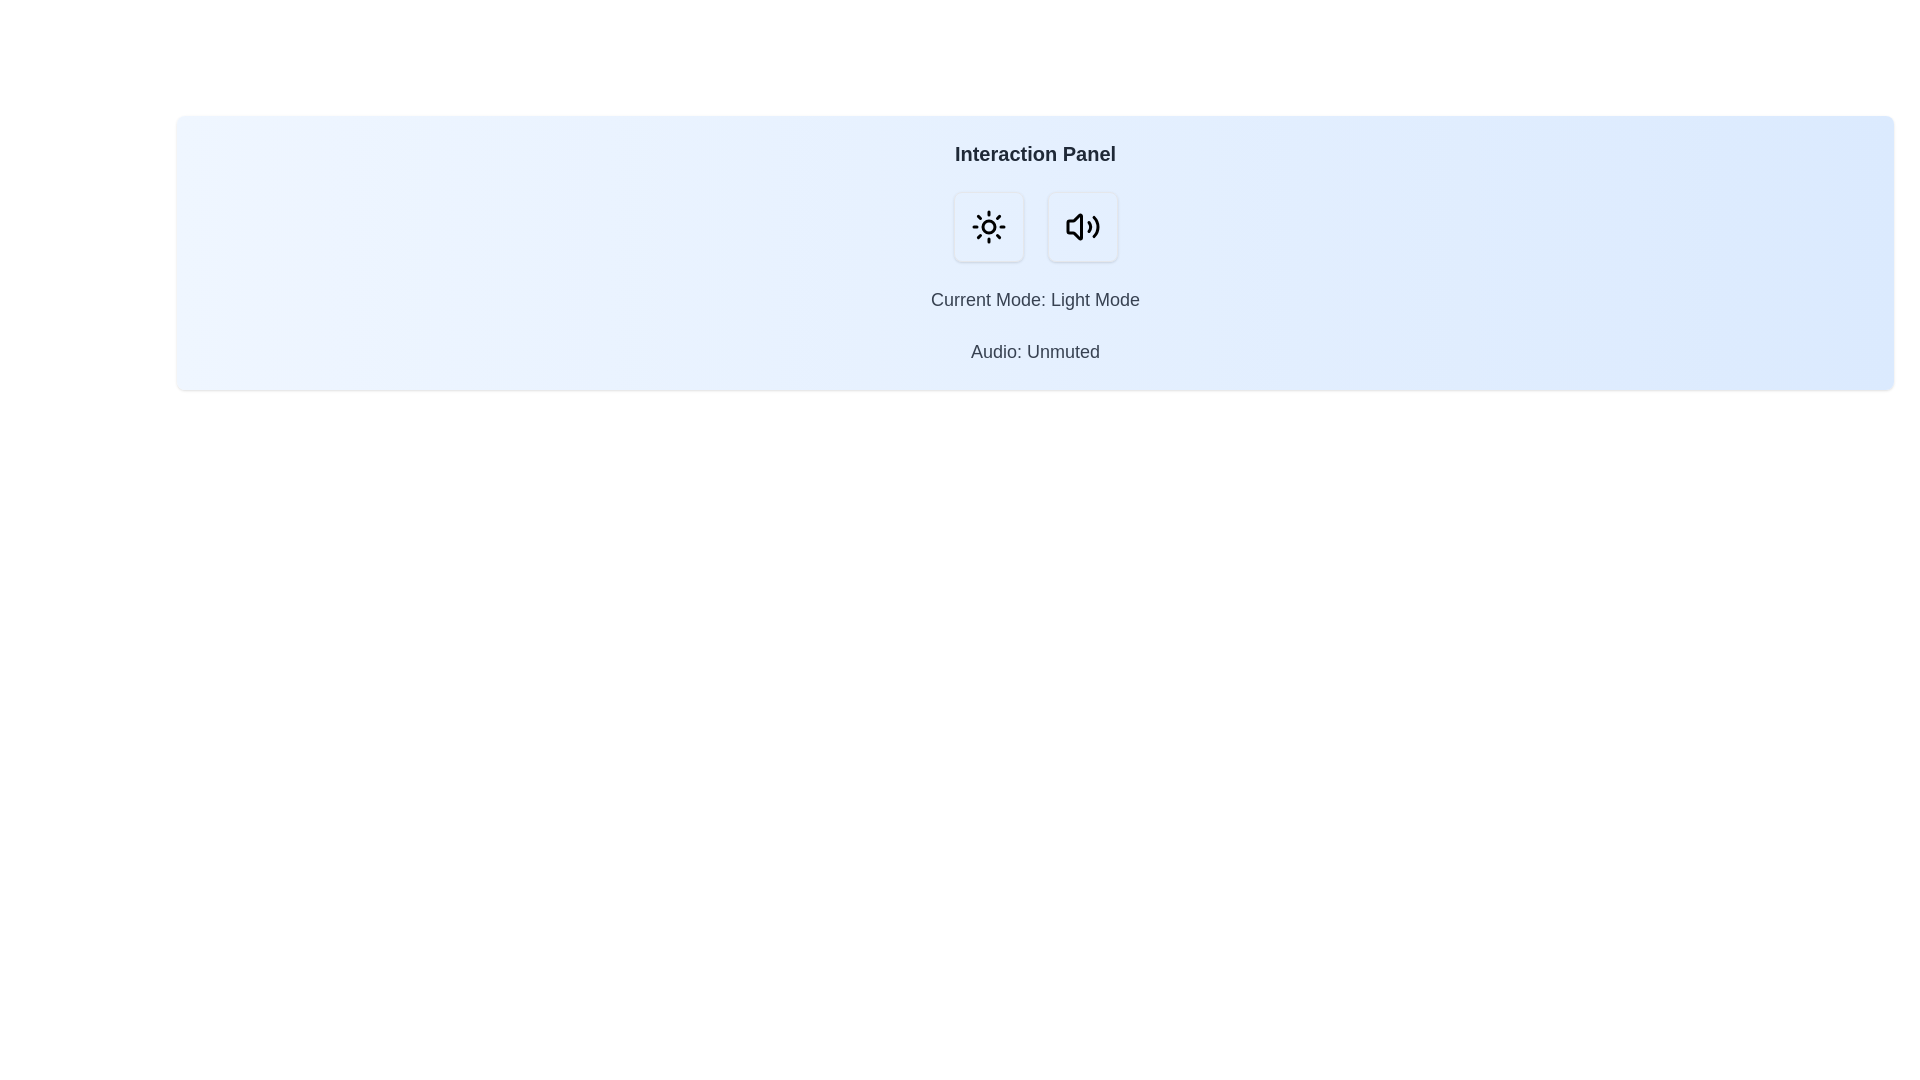  What do you see at coordinates (1035, 153) in the screenshot?
I see `the title text 'Interaction Panel' to select it` at bounding box center [1035, 153].